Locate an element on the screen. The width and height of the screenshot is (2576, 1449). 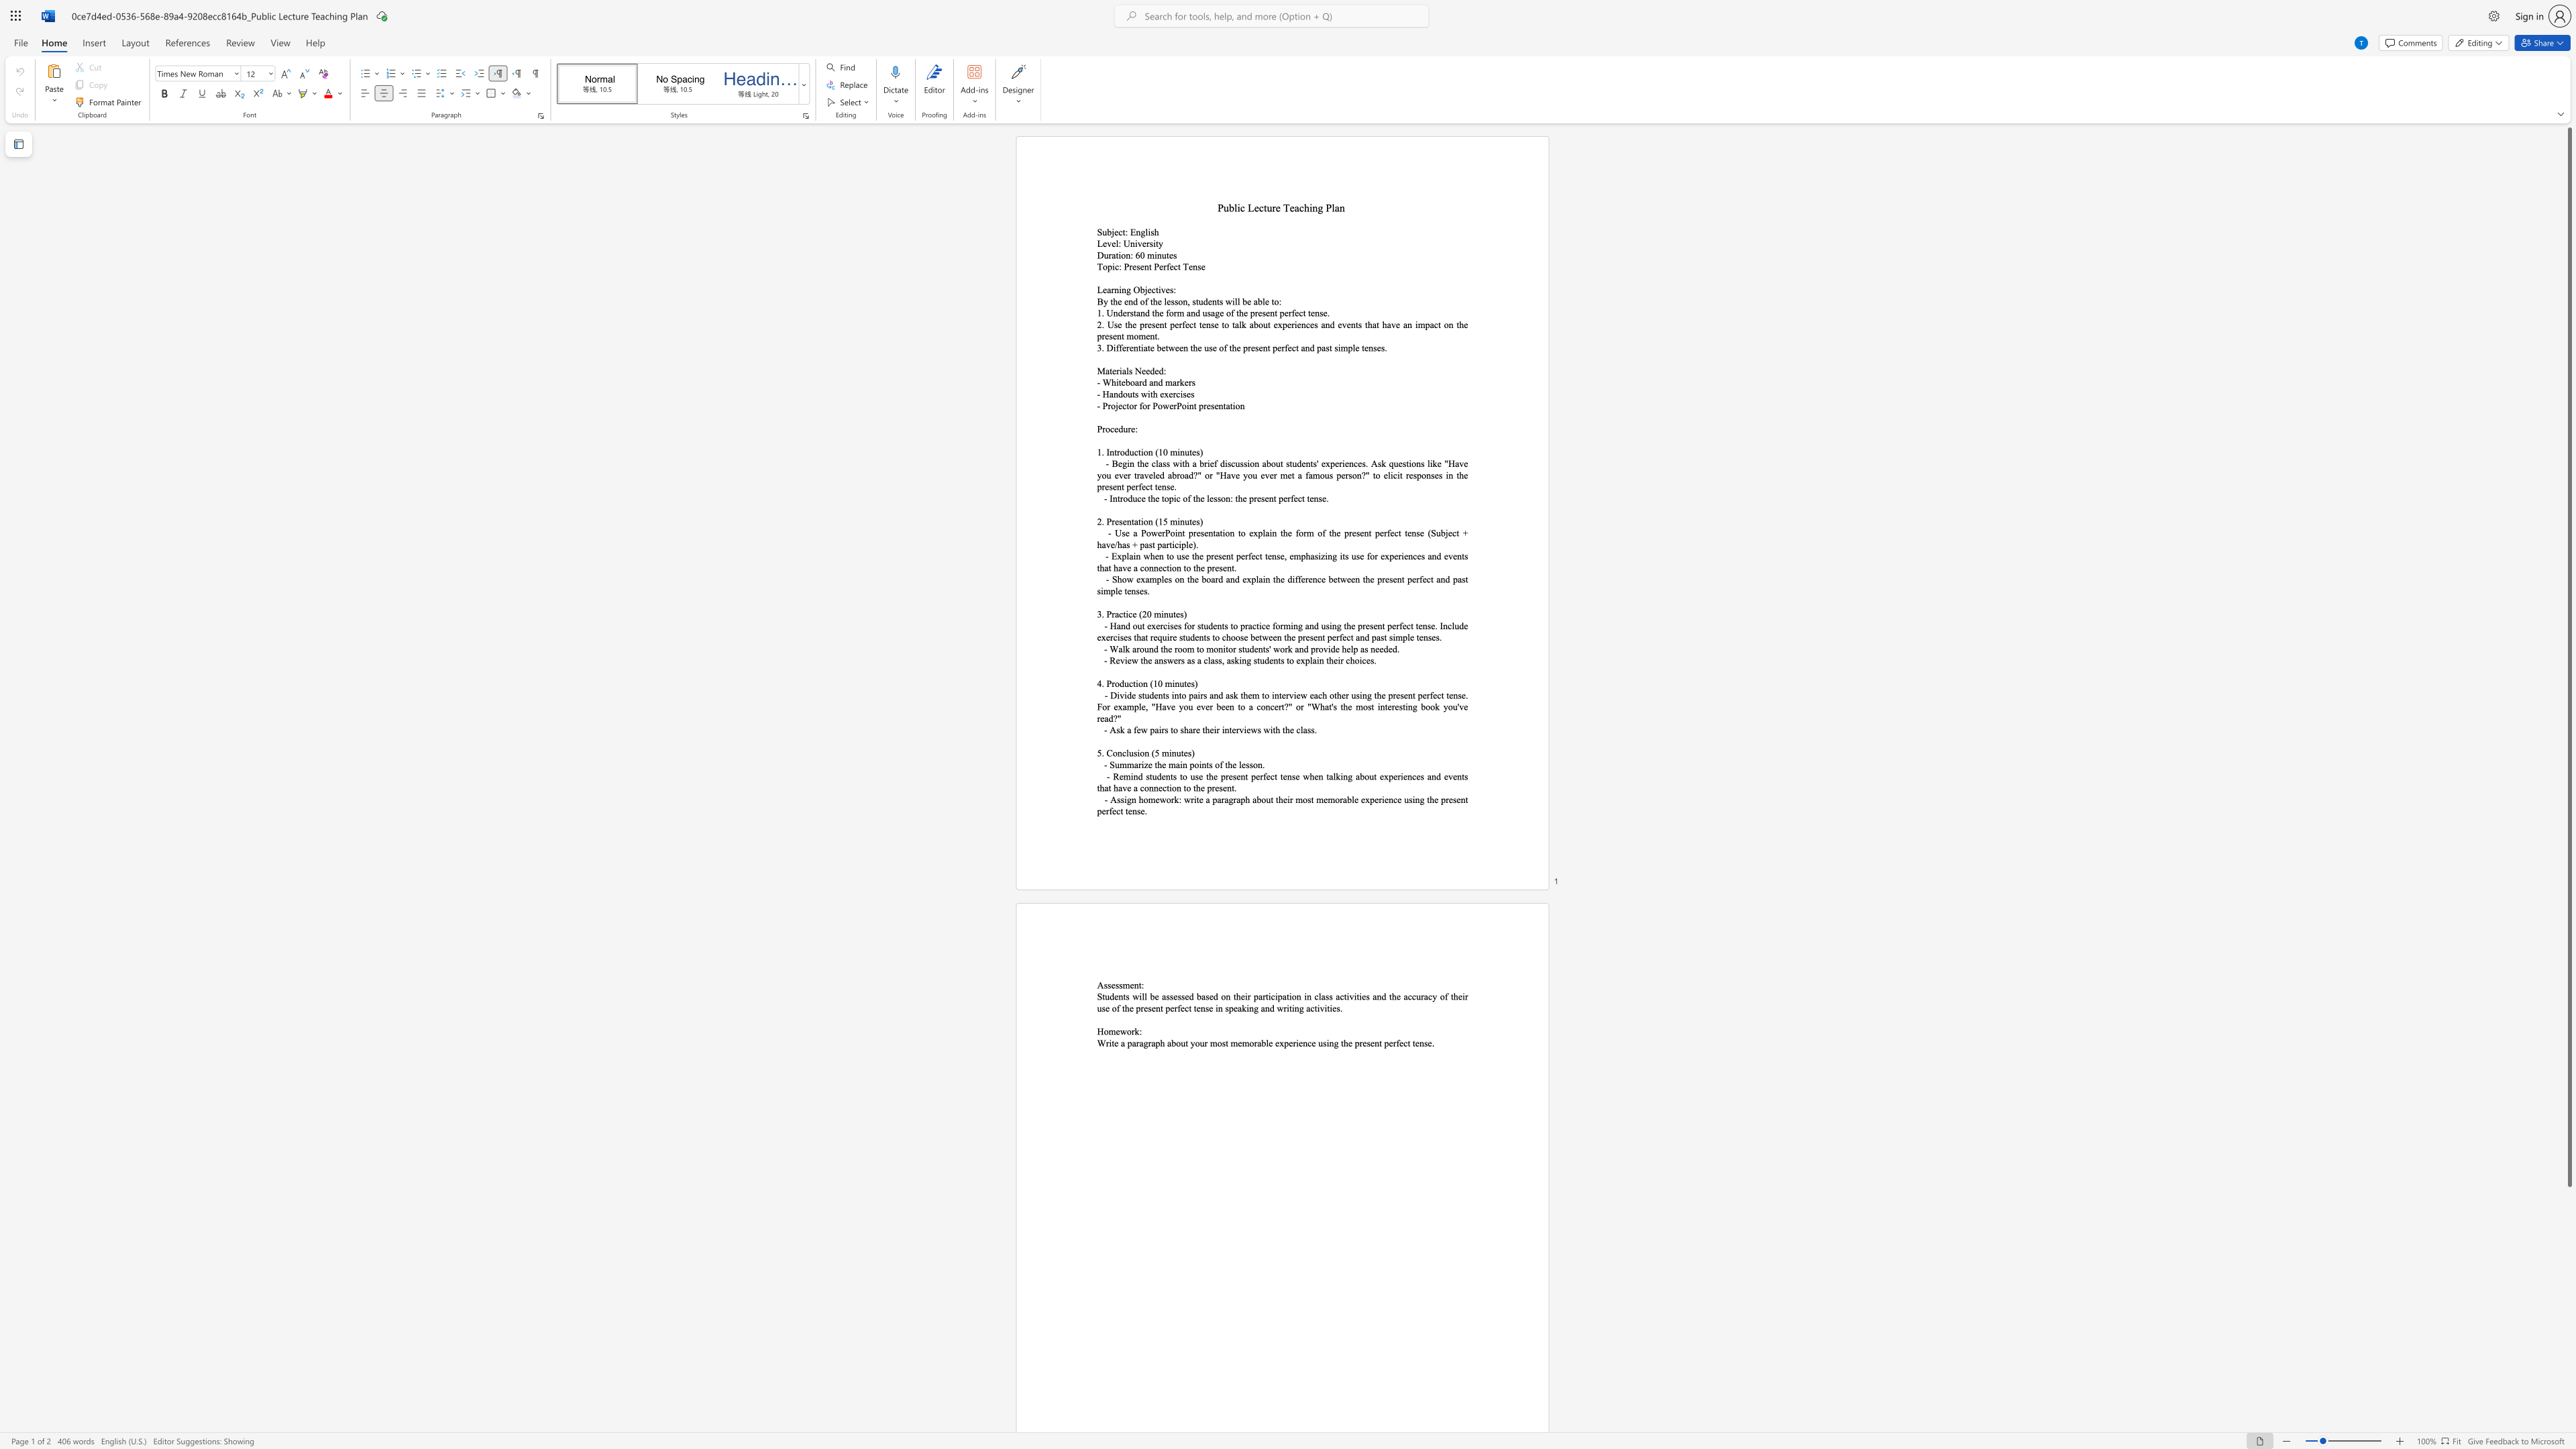
the subset text "rt?" within the text "- Divide students into pairs and ask them to interview each other using the present perfect tense. For example," is located at coordinates (1277, 706).